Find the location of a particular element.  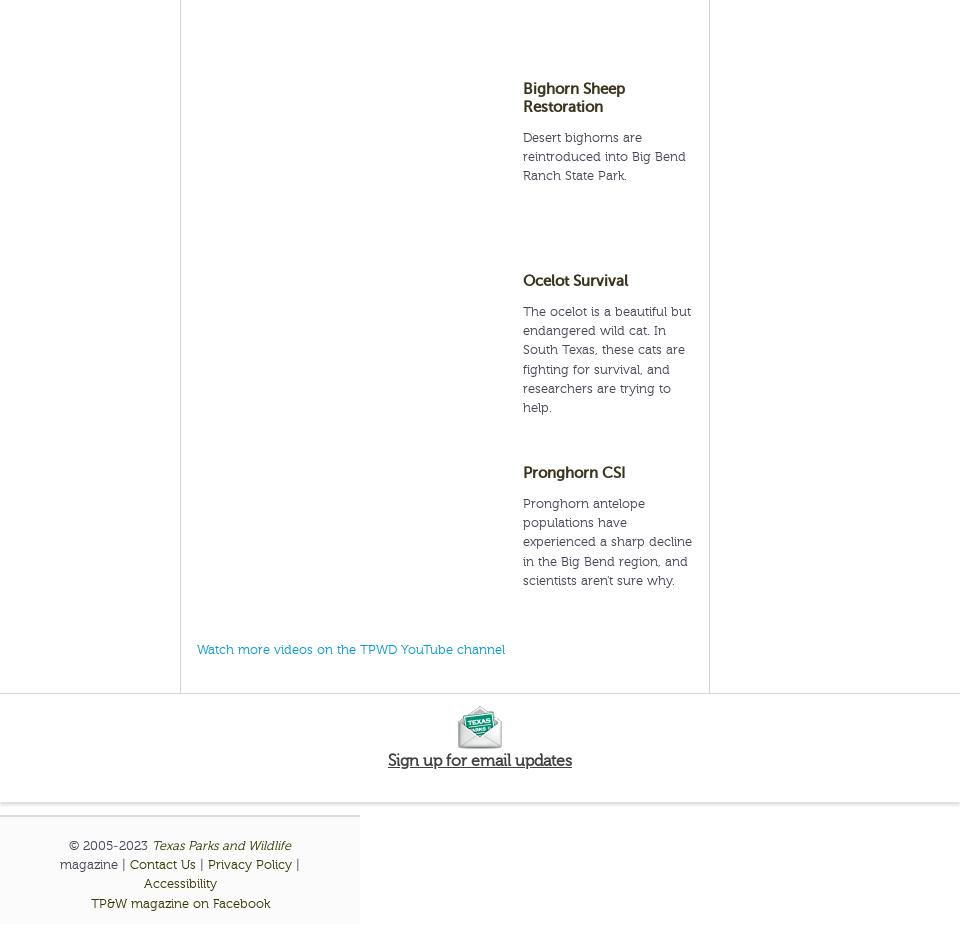

'Contact Us' is located at coordinates (162, 864).